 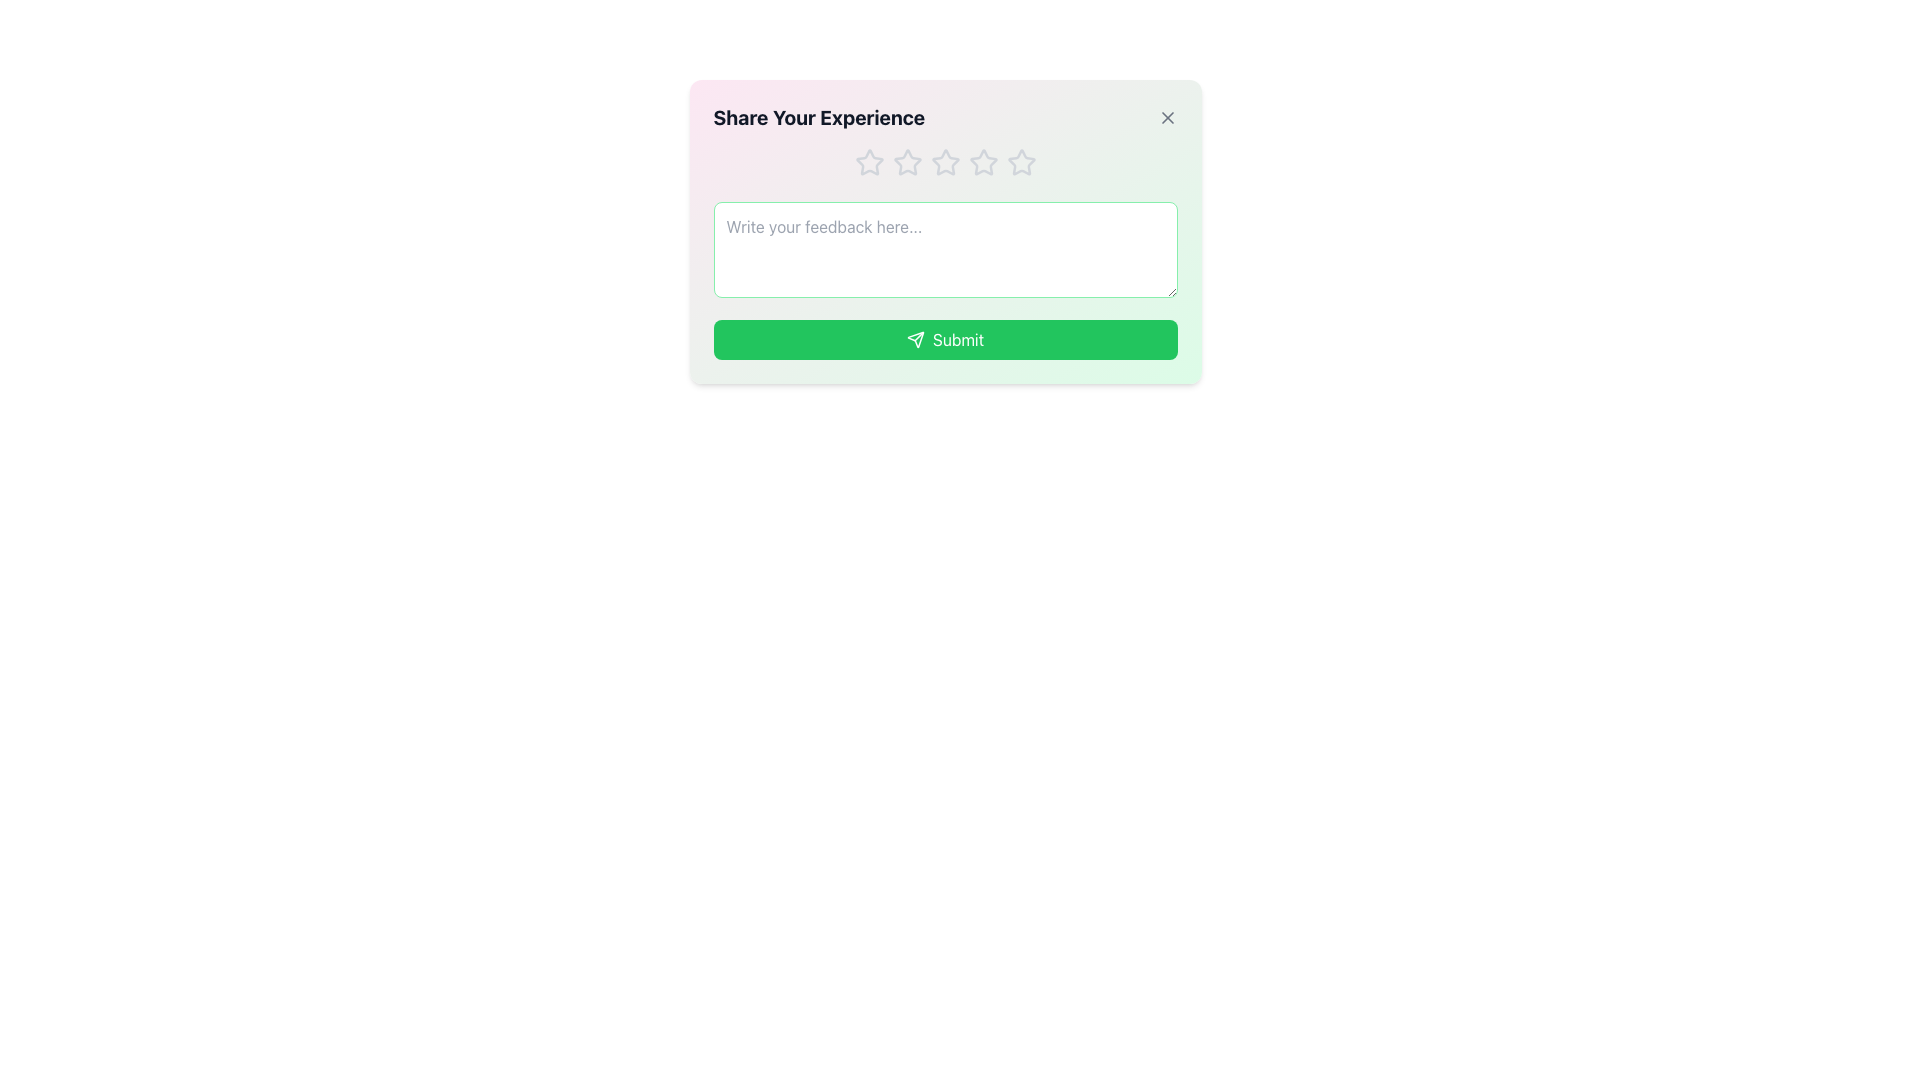 I want to click on the second star-shaped icon in the rating selection interface, so click(x=906, y=161).